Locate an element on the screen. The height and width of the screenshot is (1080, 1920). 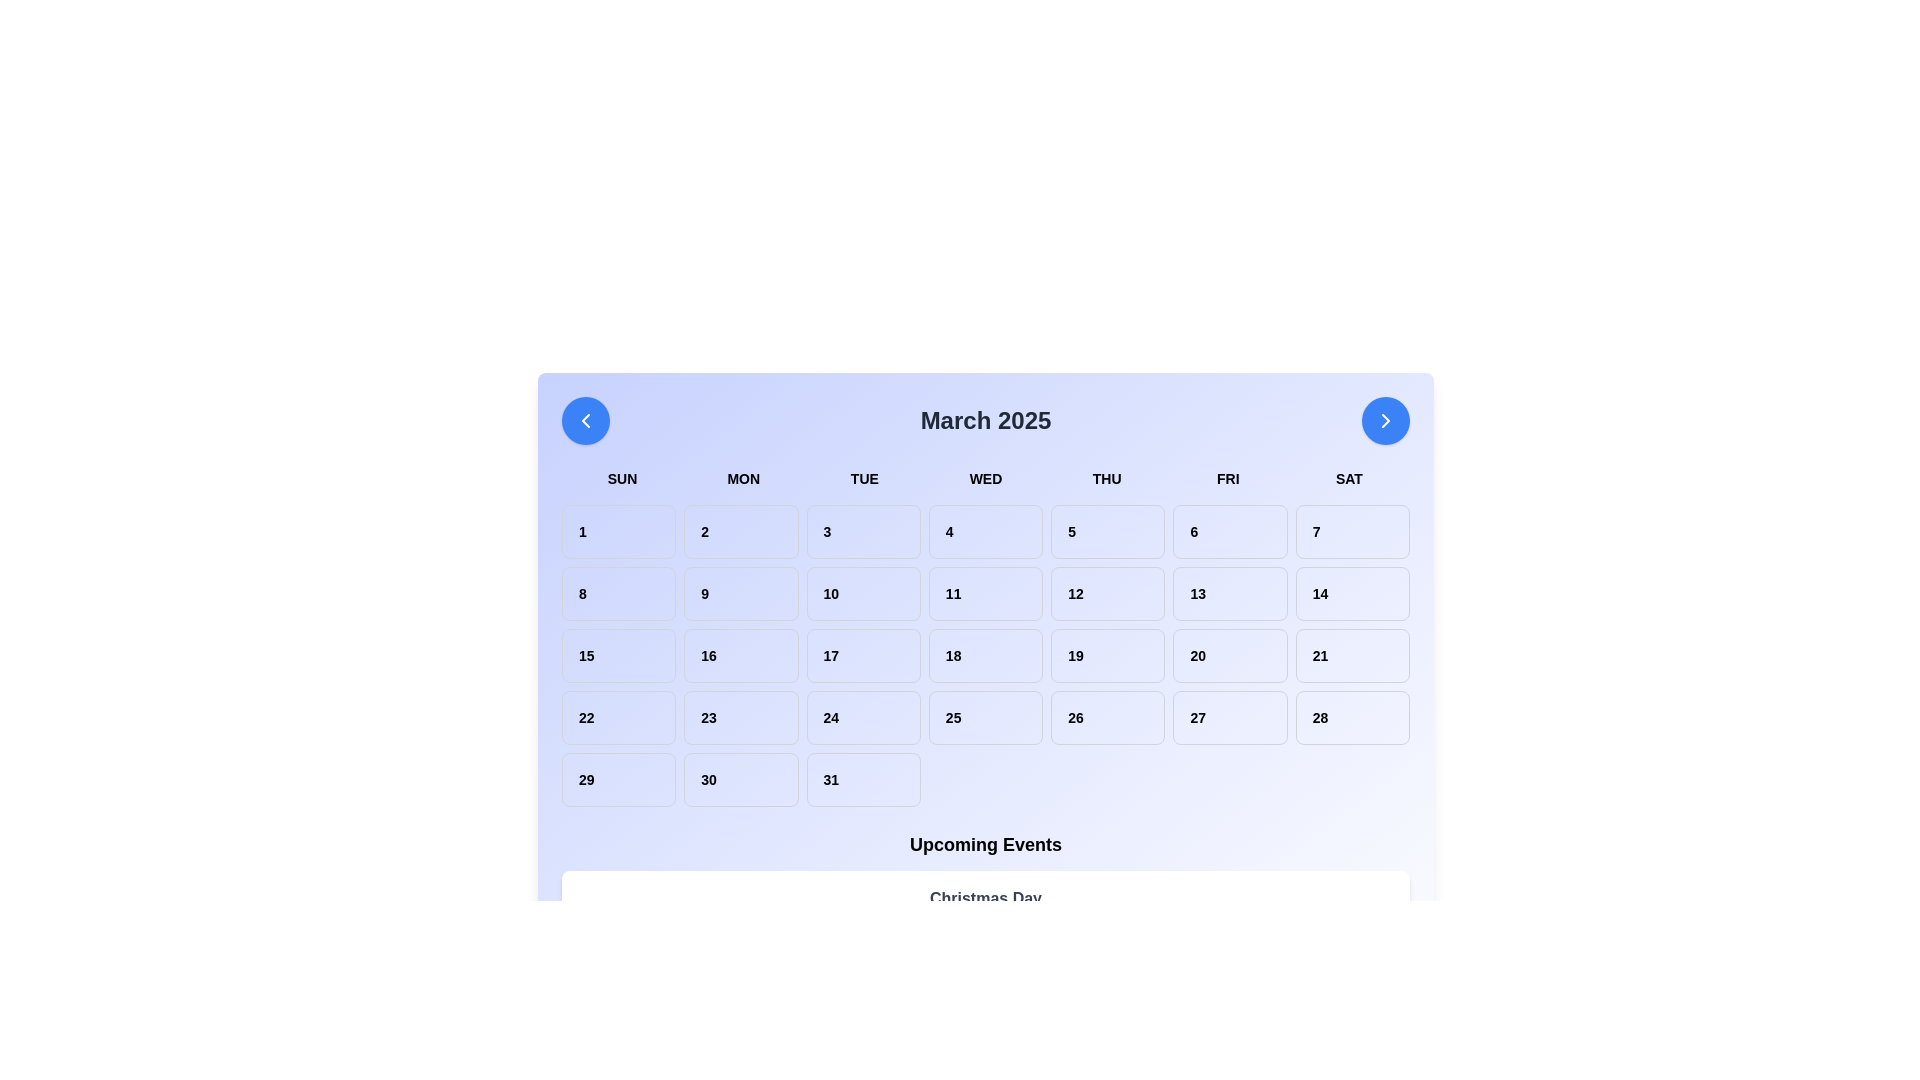
text label displaying 'Mon' which is styled in bold and located at the center of a grid cell in the calendar interface is located at coordinates (742, 478).